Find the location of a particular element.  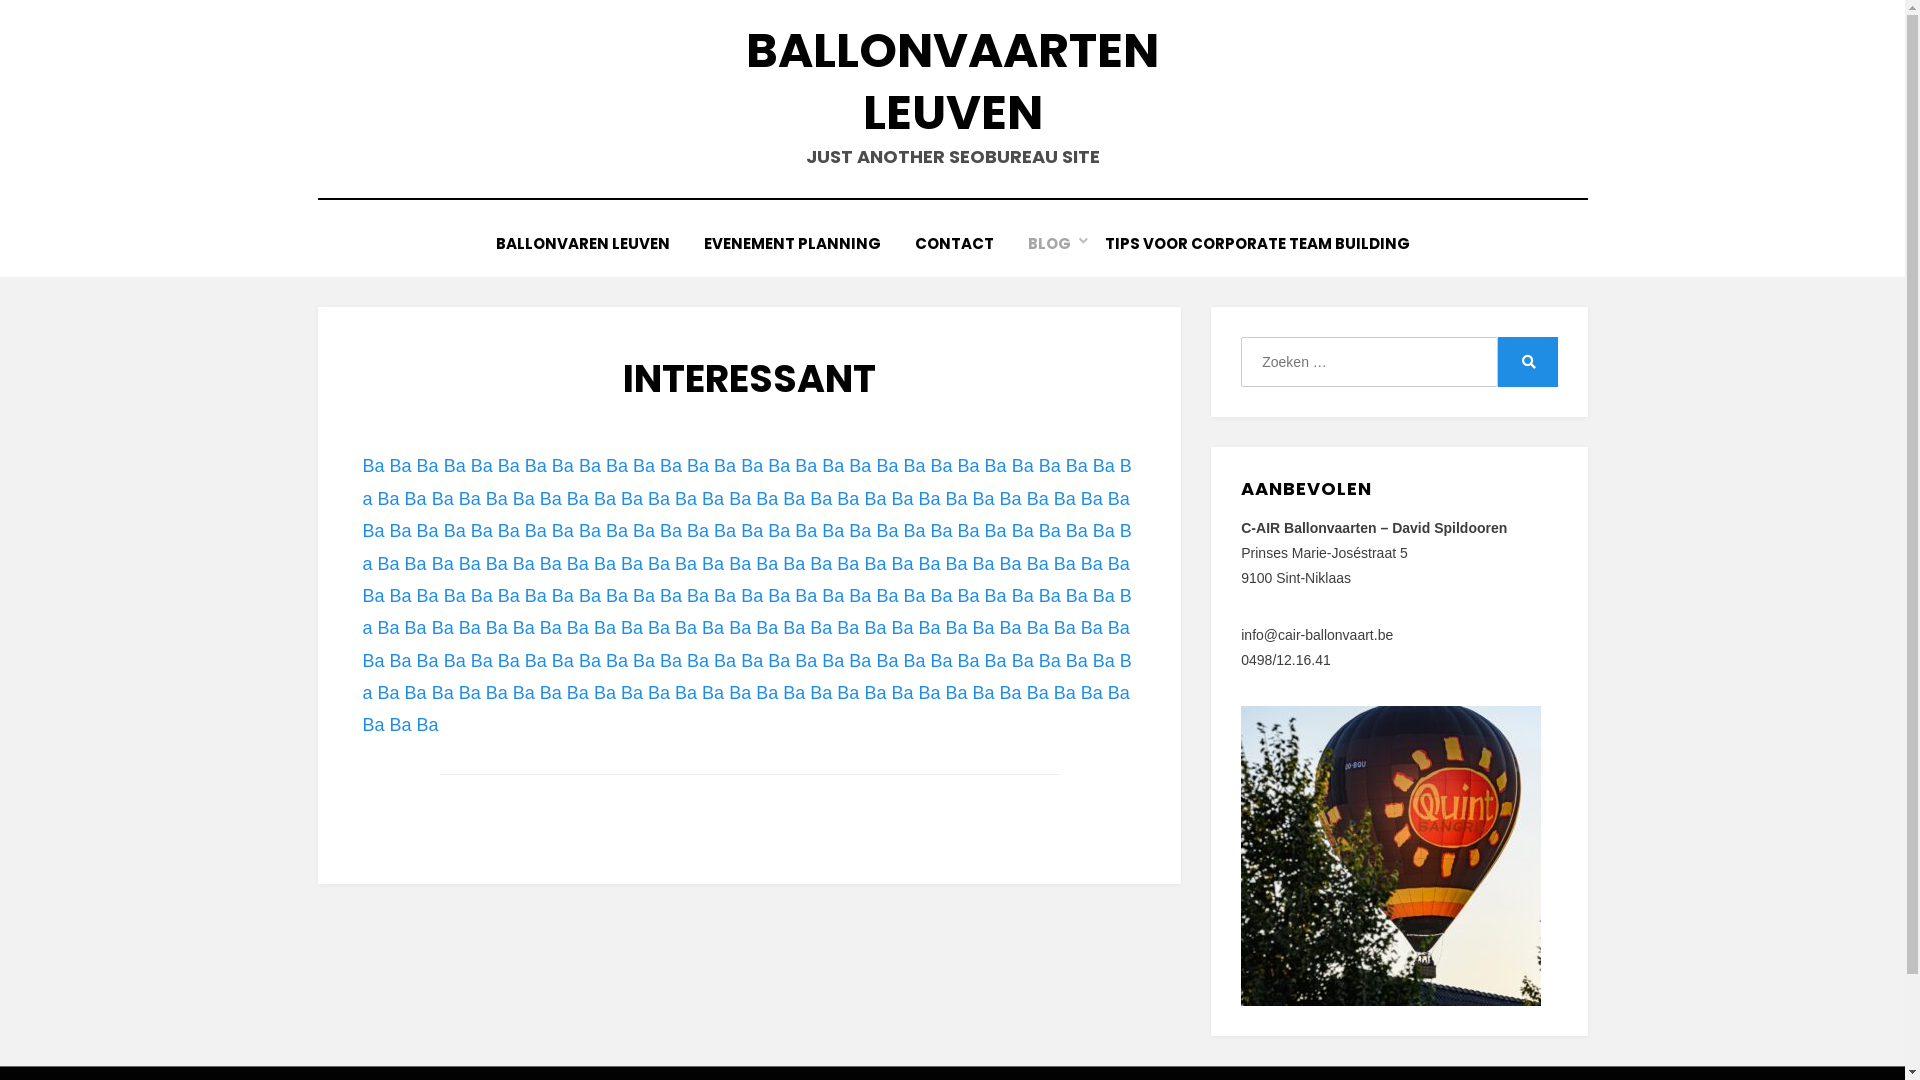

'Ba' is located at coordinates (886, 595).